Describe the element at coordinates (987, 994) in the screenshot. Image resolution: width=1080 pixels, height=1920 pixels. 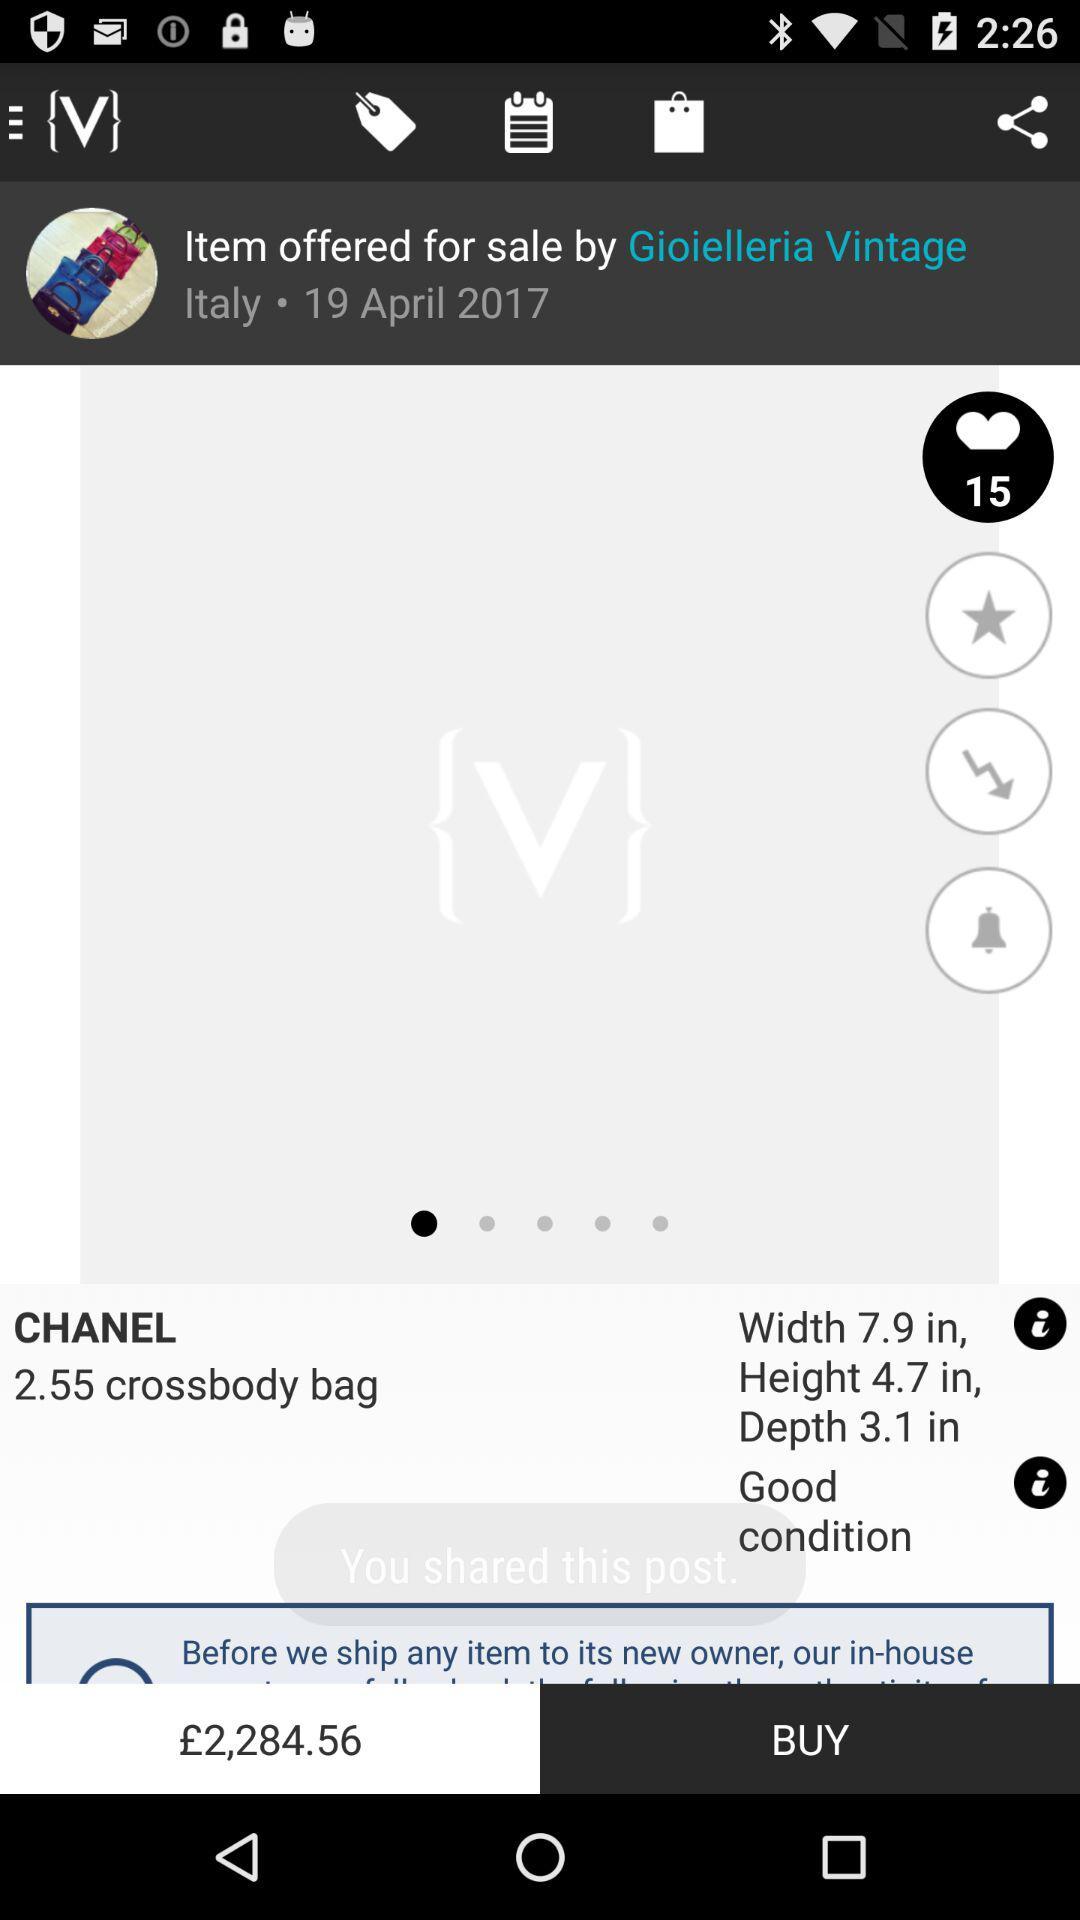
I see `the notifications icon` at that location.